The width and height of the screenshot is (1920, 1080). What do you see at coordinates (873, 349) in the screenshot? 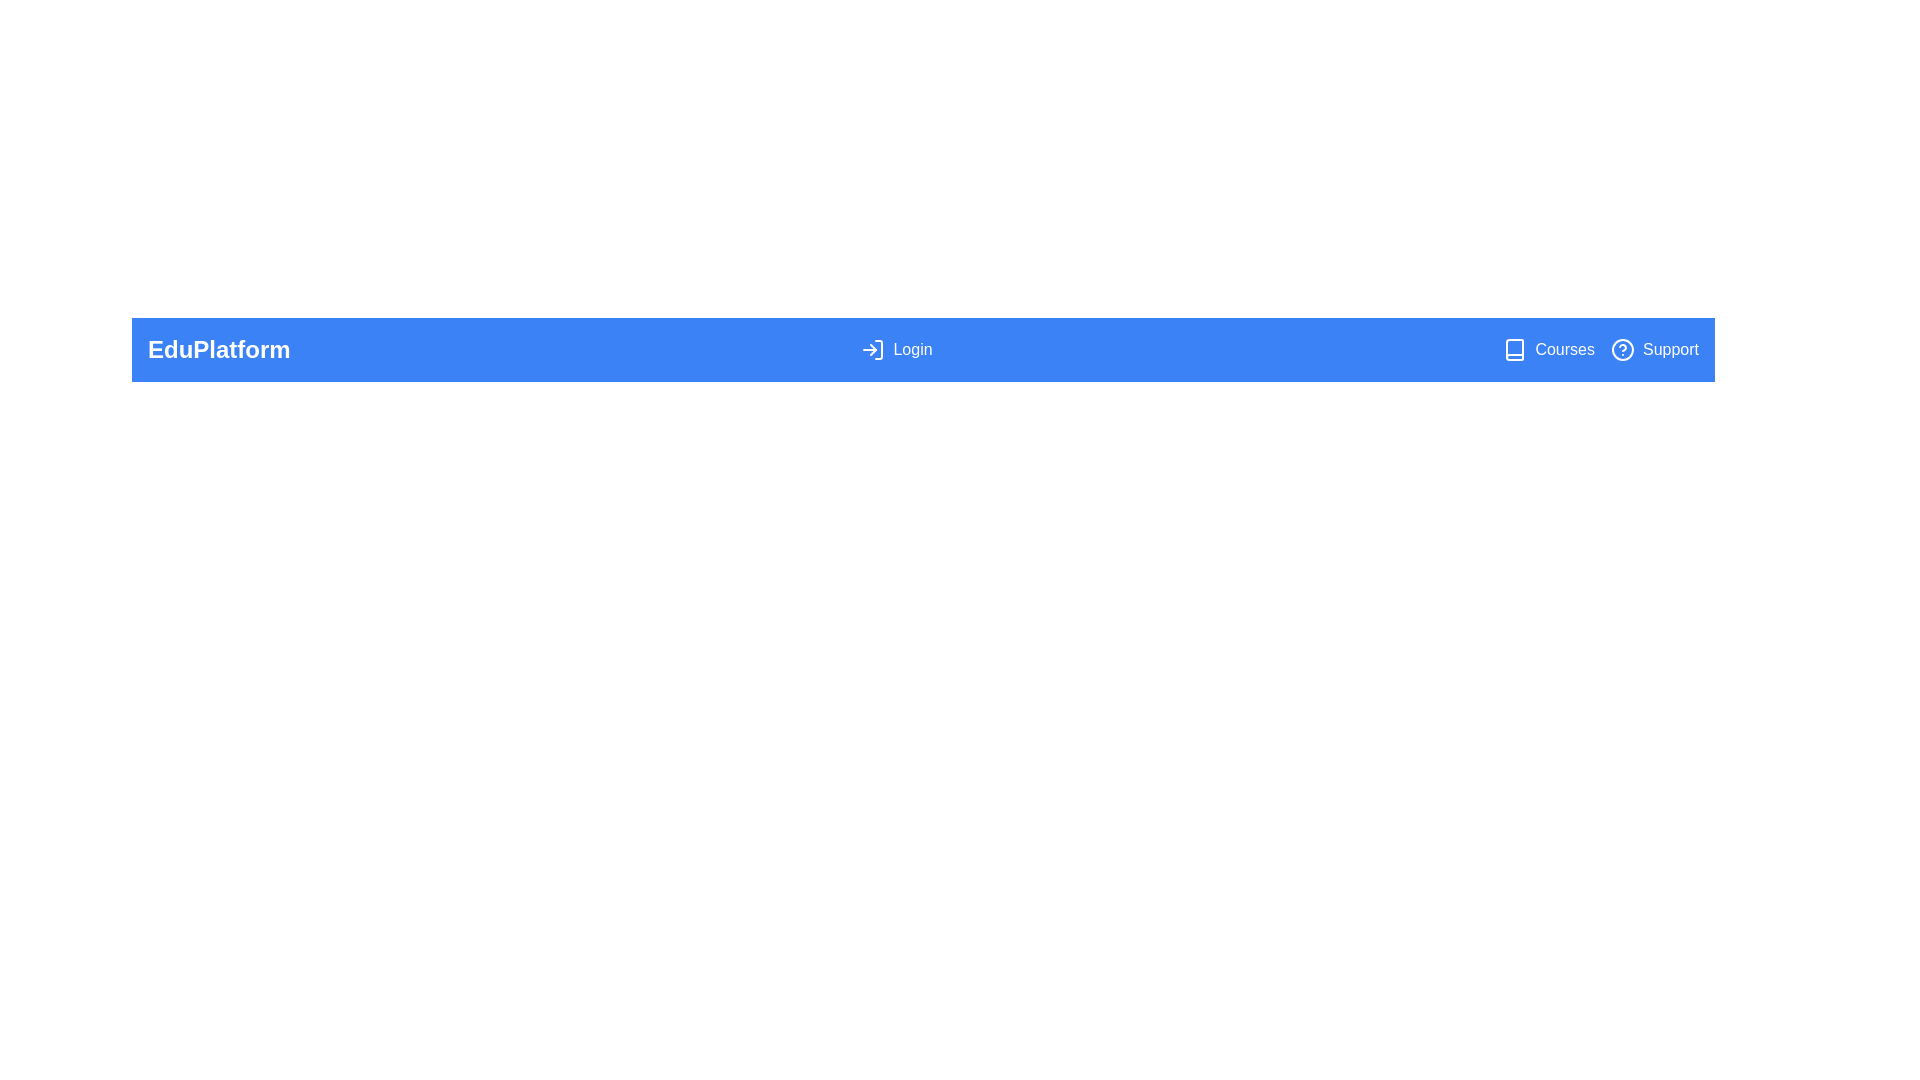
I see `the login icon located in the navigation bar near the right side, adjacent to the 'Login' text` at bounding box center [873, 349].